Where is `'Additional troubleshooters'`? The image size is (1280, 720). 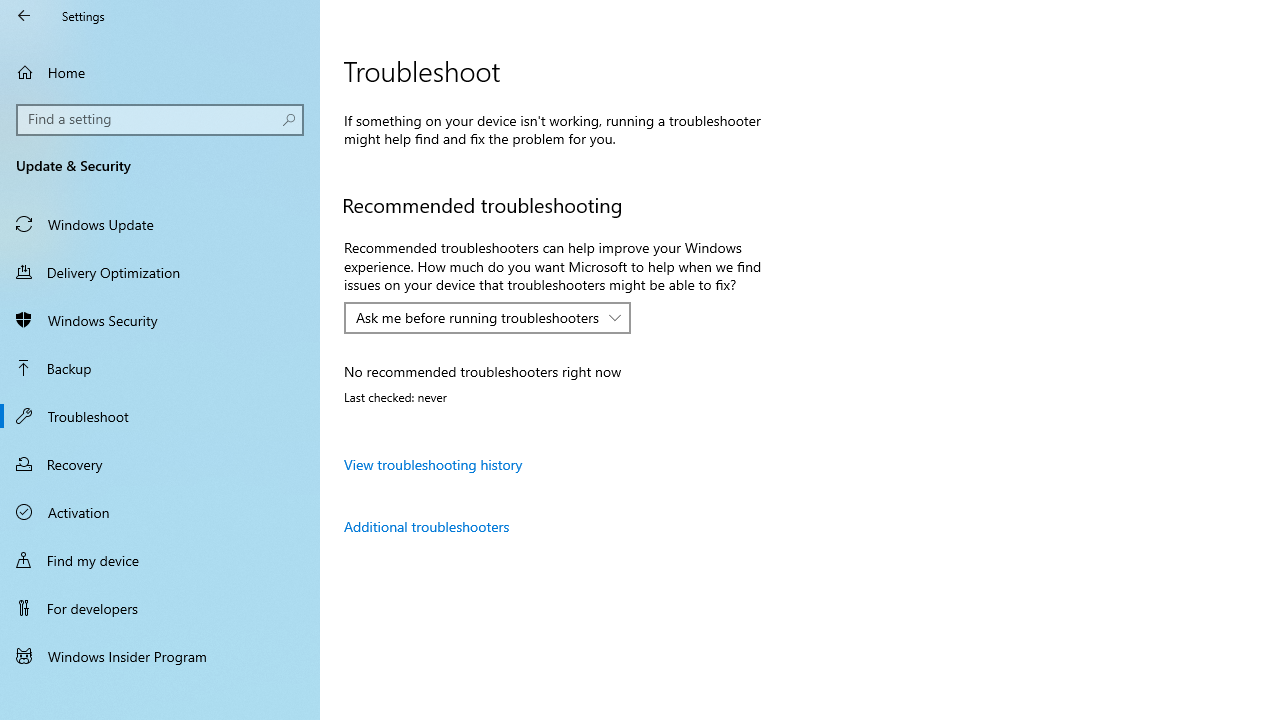 'Additional troubleshooters' is located at coordinates (425, 525).